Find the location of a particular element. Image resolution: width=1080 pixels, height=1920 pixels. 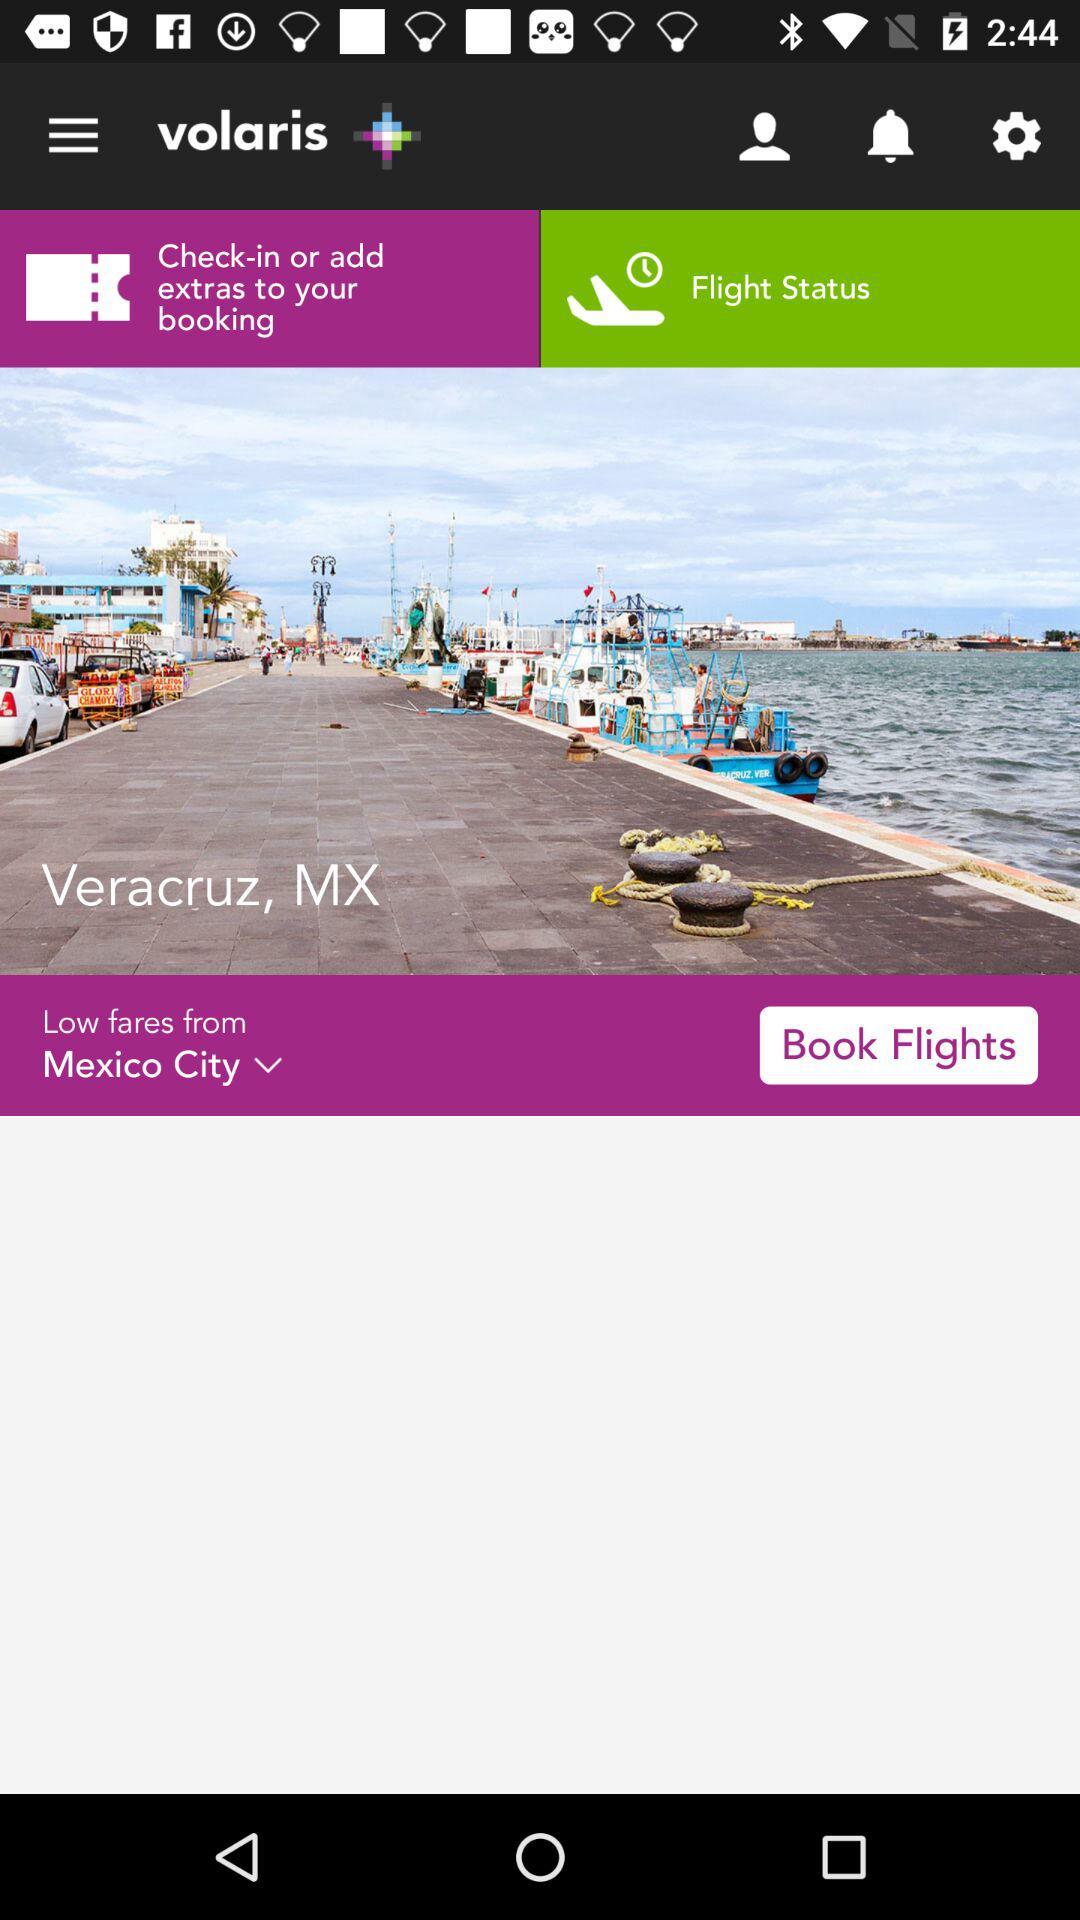

top right corner is located at coordinates (1017, 136).